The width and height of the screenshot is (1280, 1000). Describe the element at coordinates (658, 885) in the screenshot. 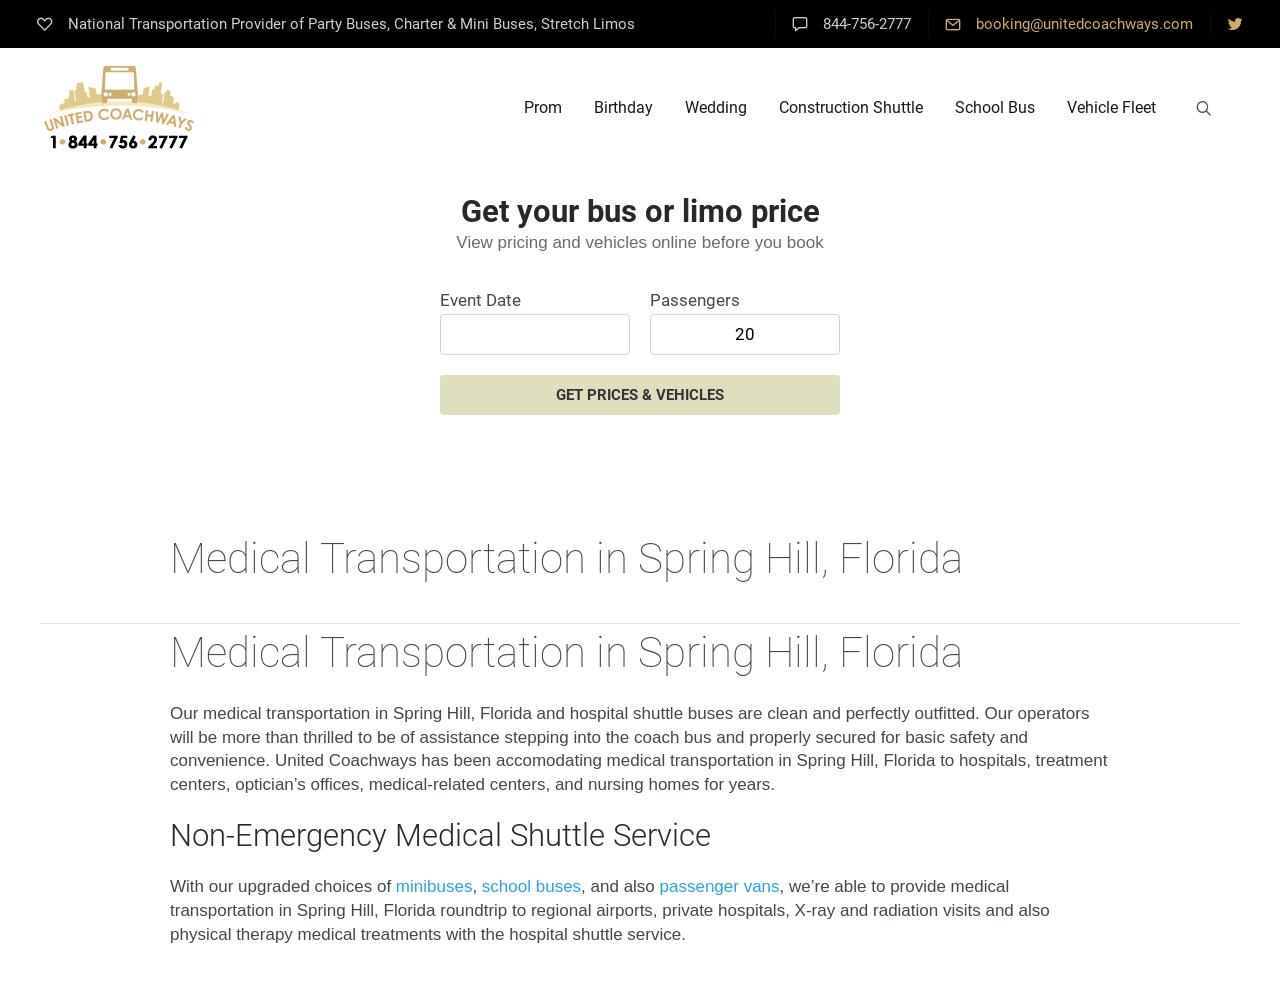

I see `'passenger vans'` at that location.